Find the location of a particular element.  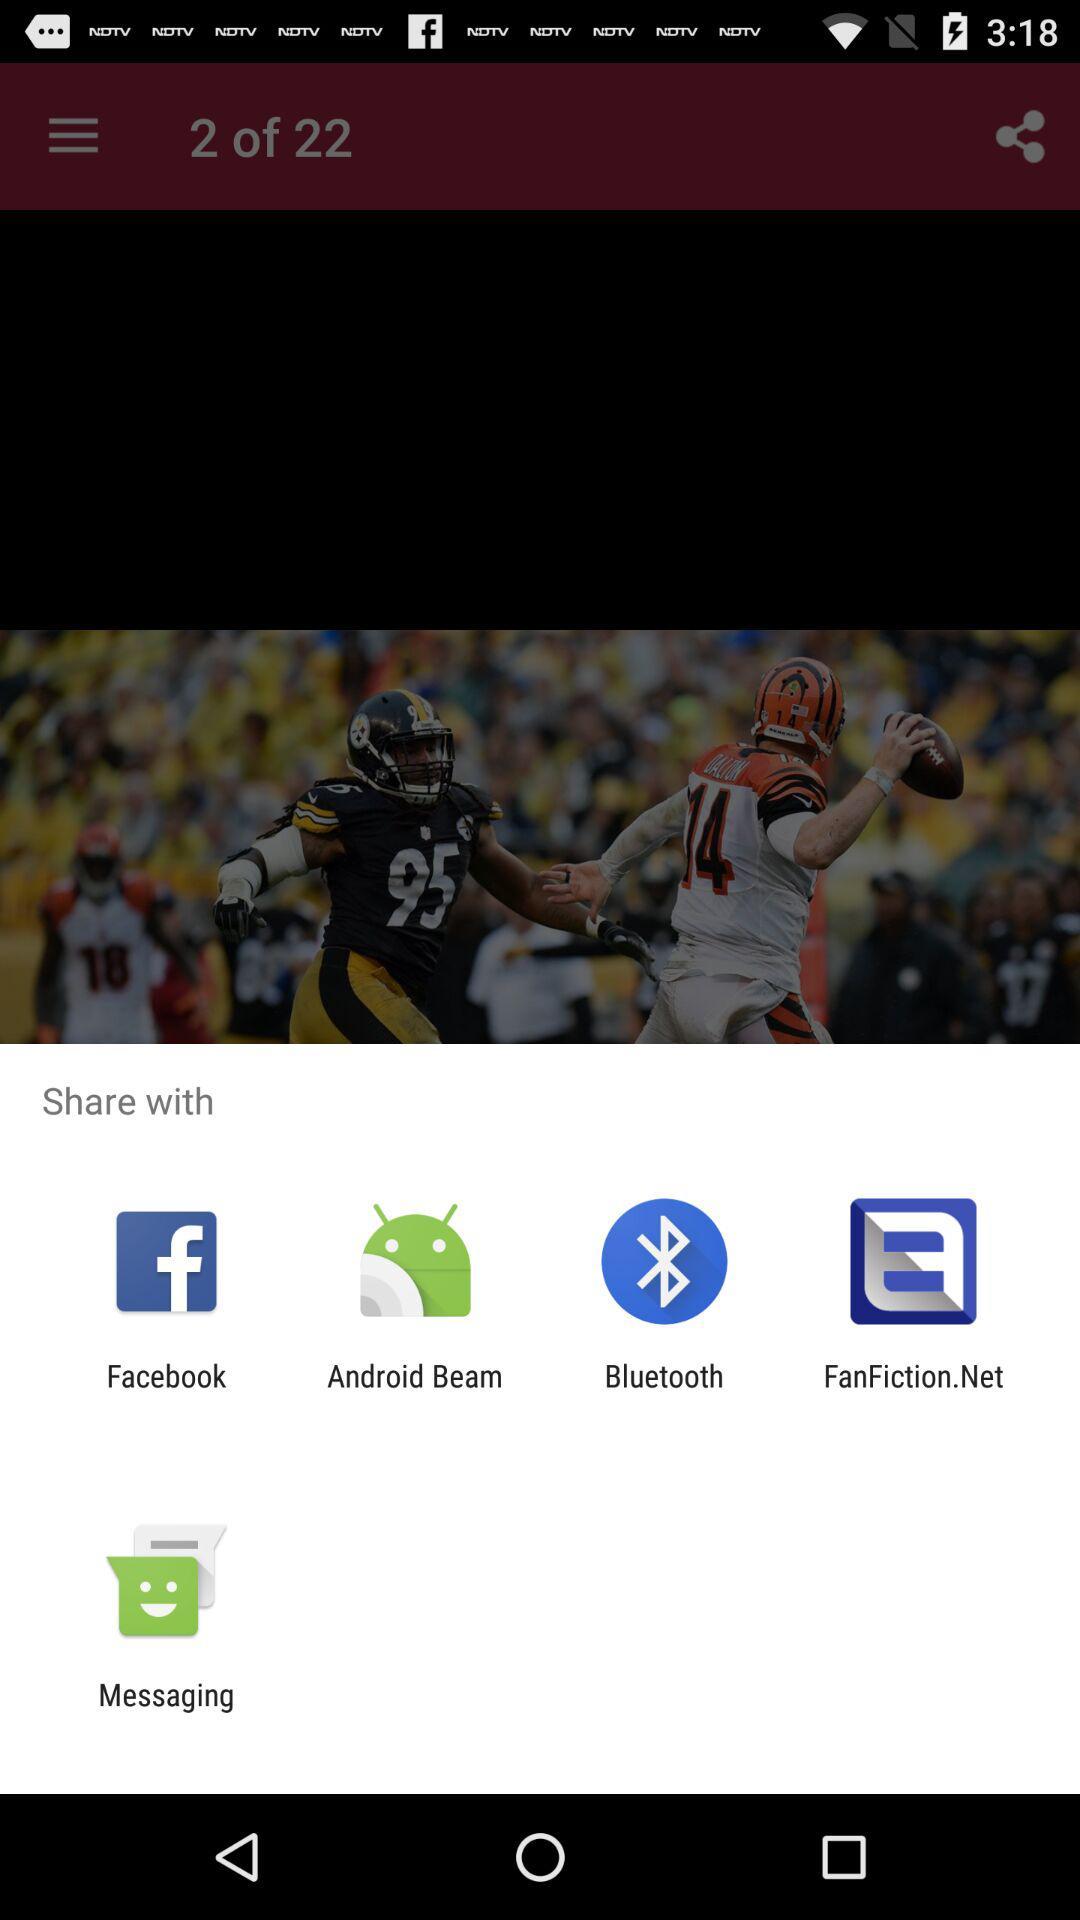

the facebook app is located at coordinates (165, 1392).